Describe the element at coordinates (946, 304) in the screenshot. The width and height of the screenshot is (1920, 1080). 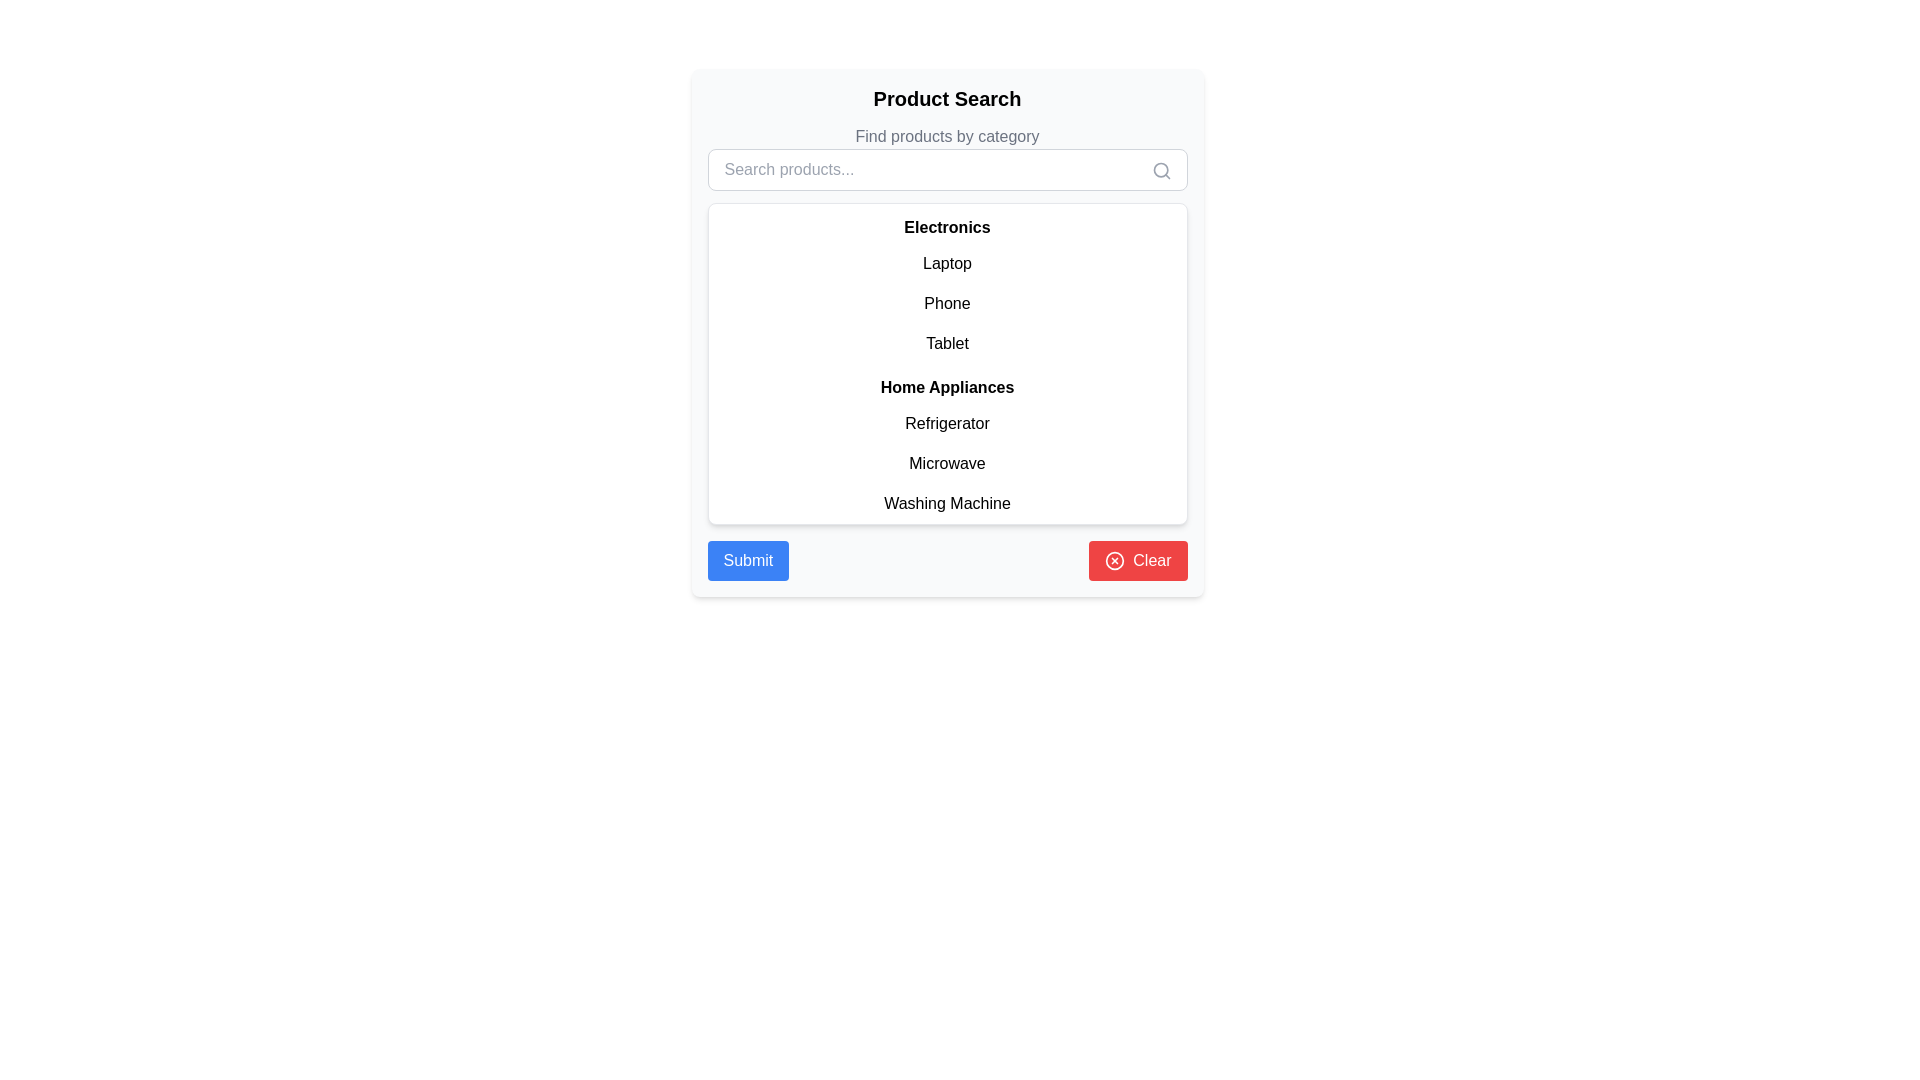
I see `the 'Phone' text label in the Electronics category list` at that location.